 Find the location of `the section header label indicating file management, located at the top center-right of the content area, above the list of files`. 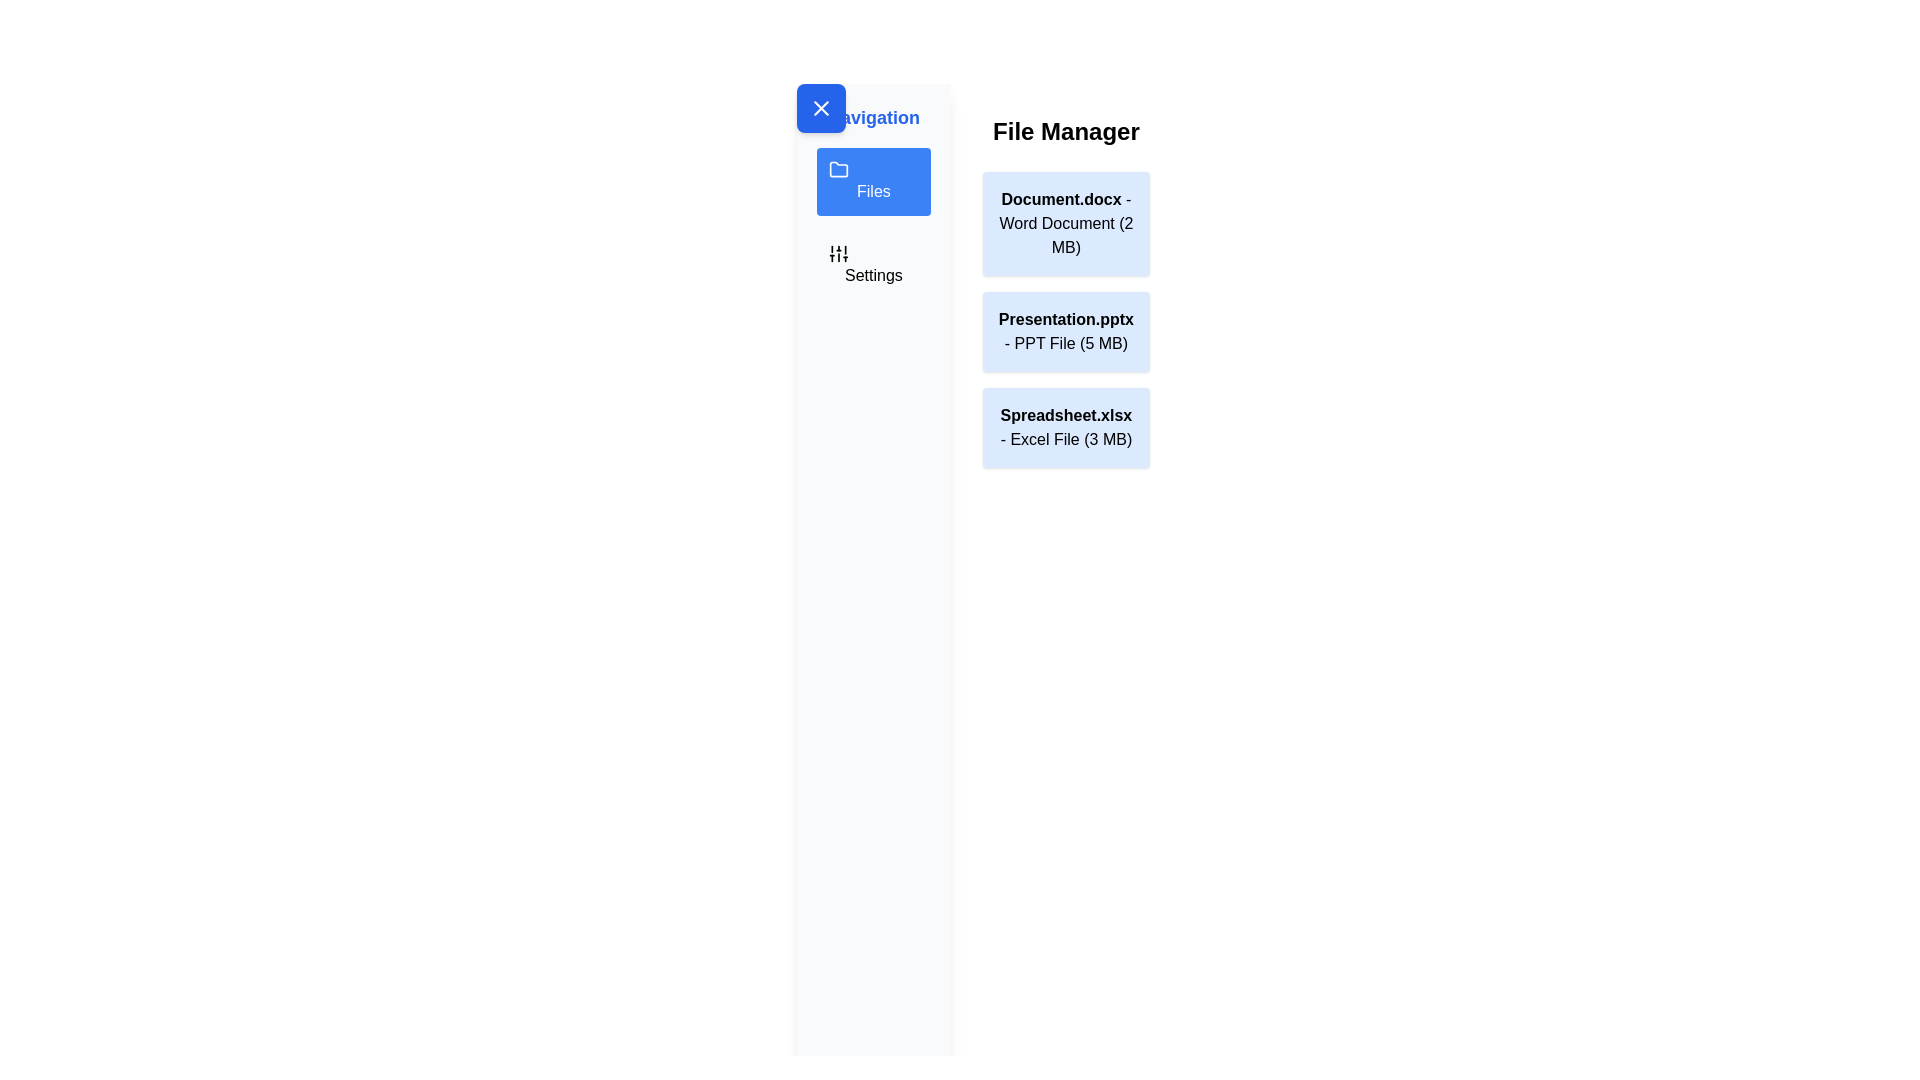

the section header label indicating file management, located at the top center-right of the content area, above the list of files is located at coordinates (1065, 131).